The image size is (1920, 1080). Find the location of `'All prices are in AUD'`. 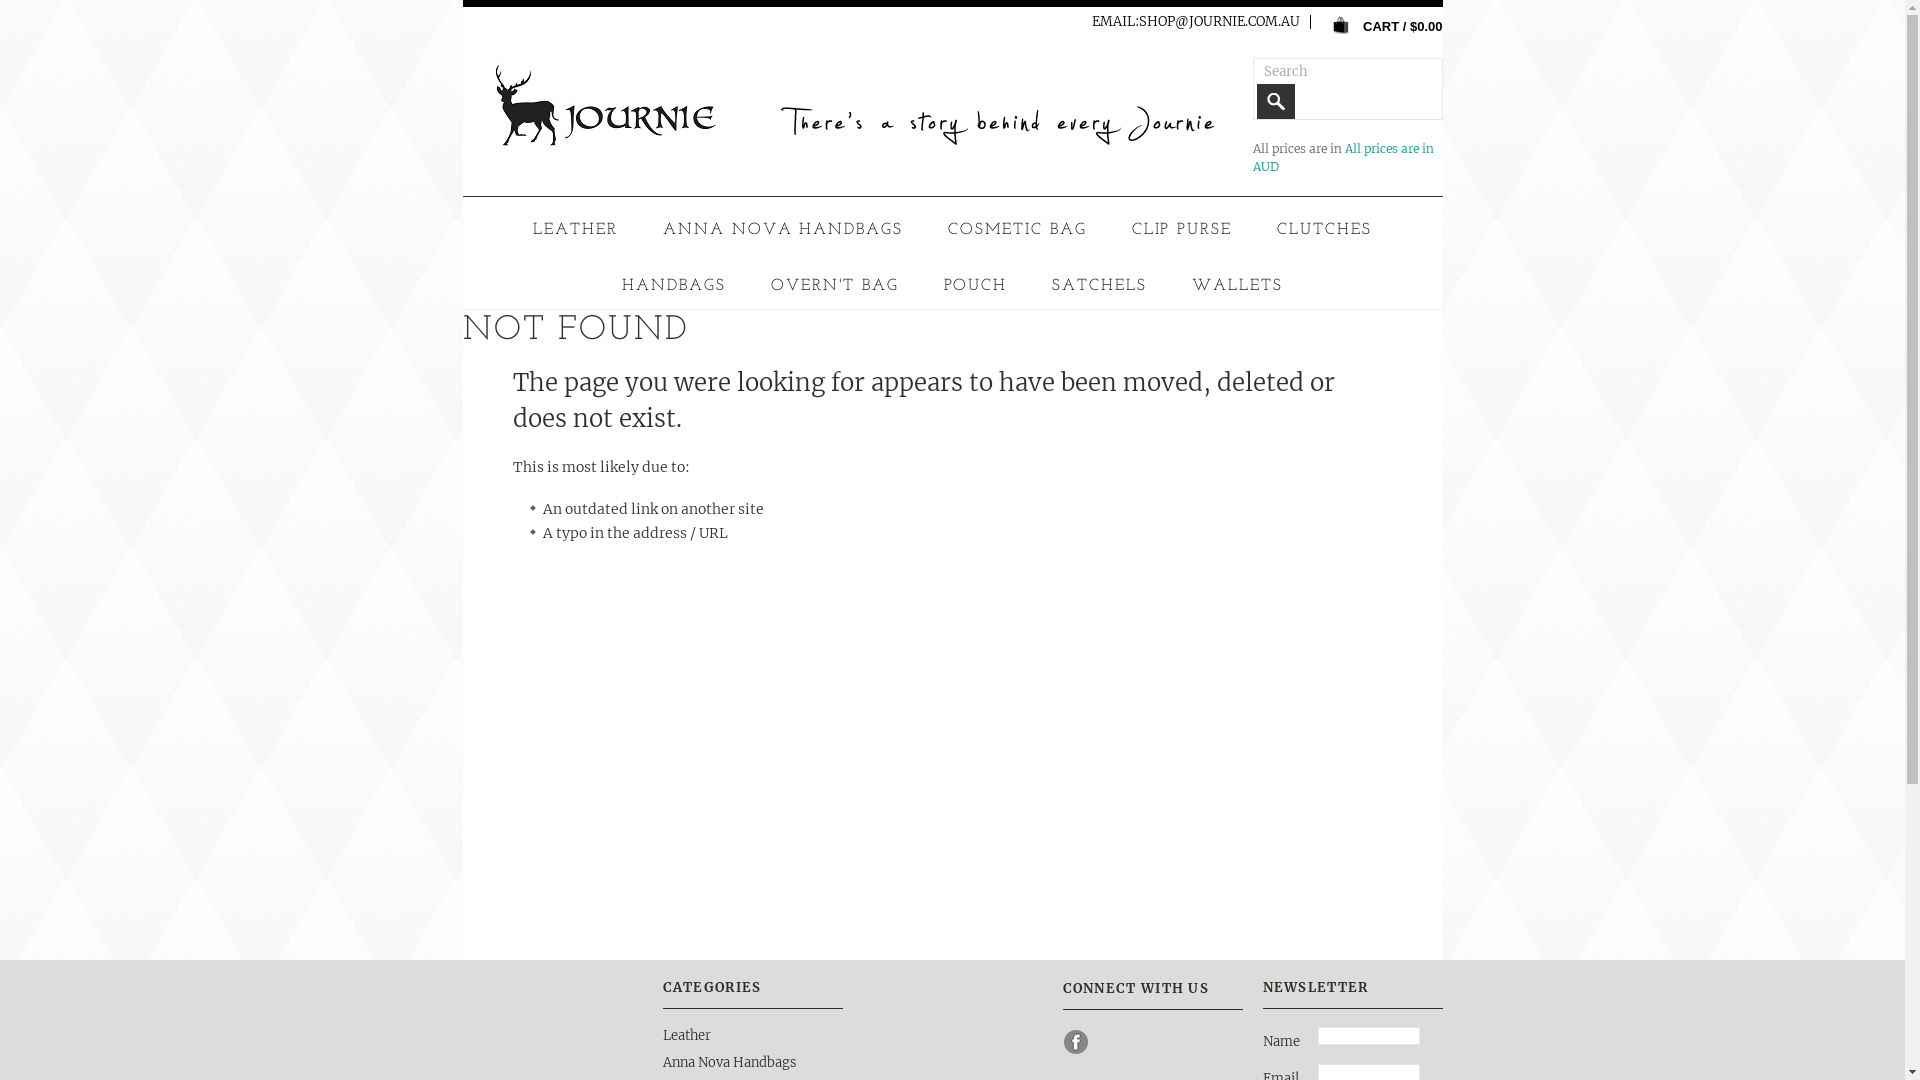

'All prices are in AUD' is located at coordinates (1251, 156).